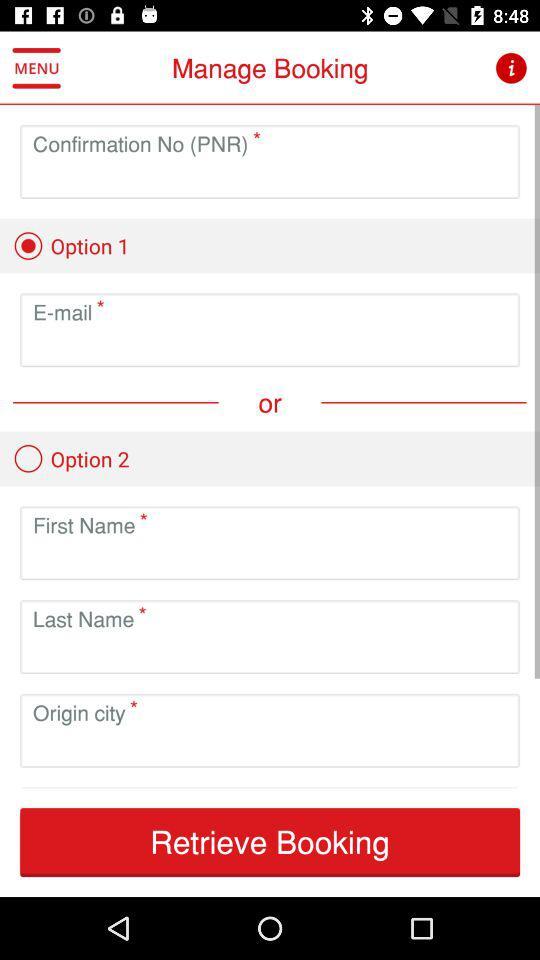 This screenshot has height=960, width=540. I want to click on origin city text box, so click(270, 745).